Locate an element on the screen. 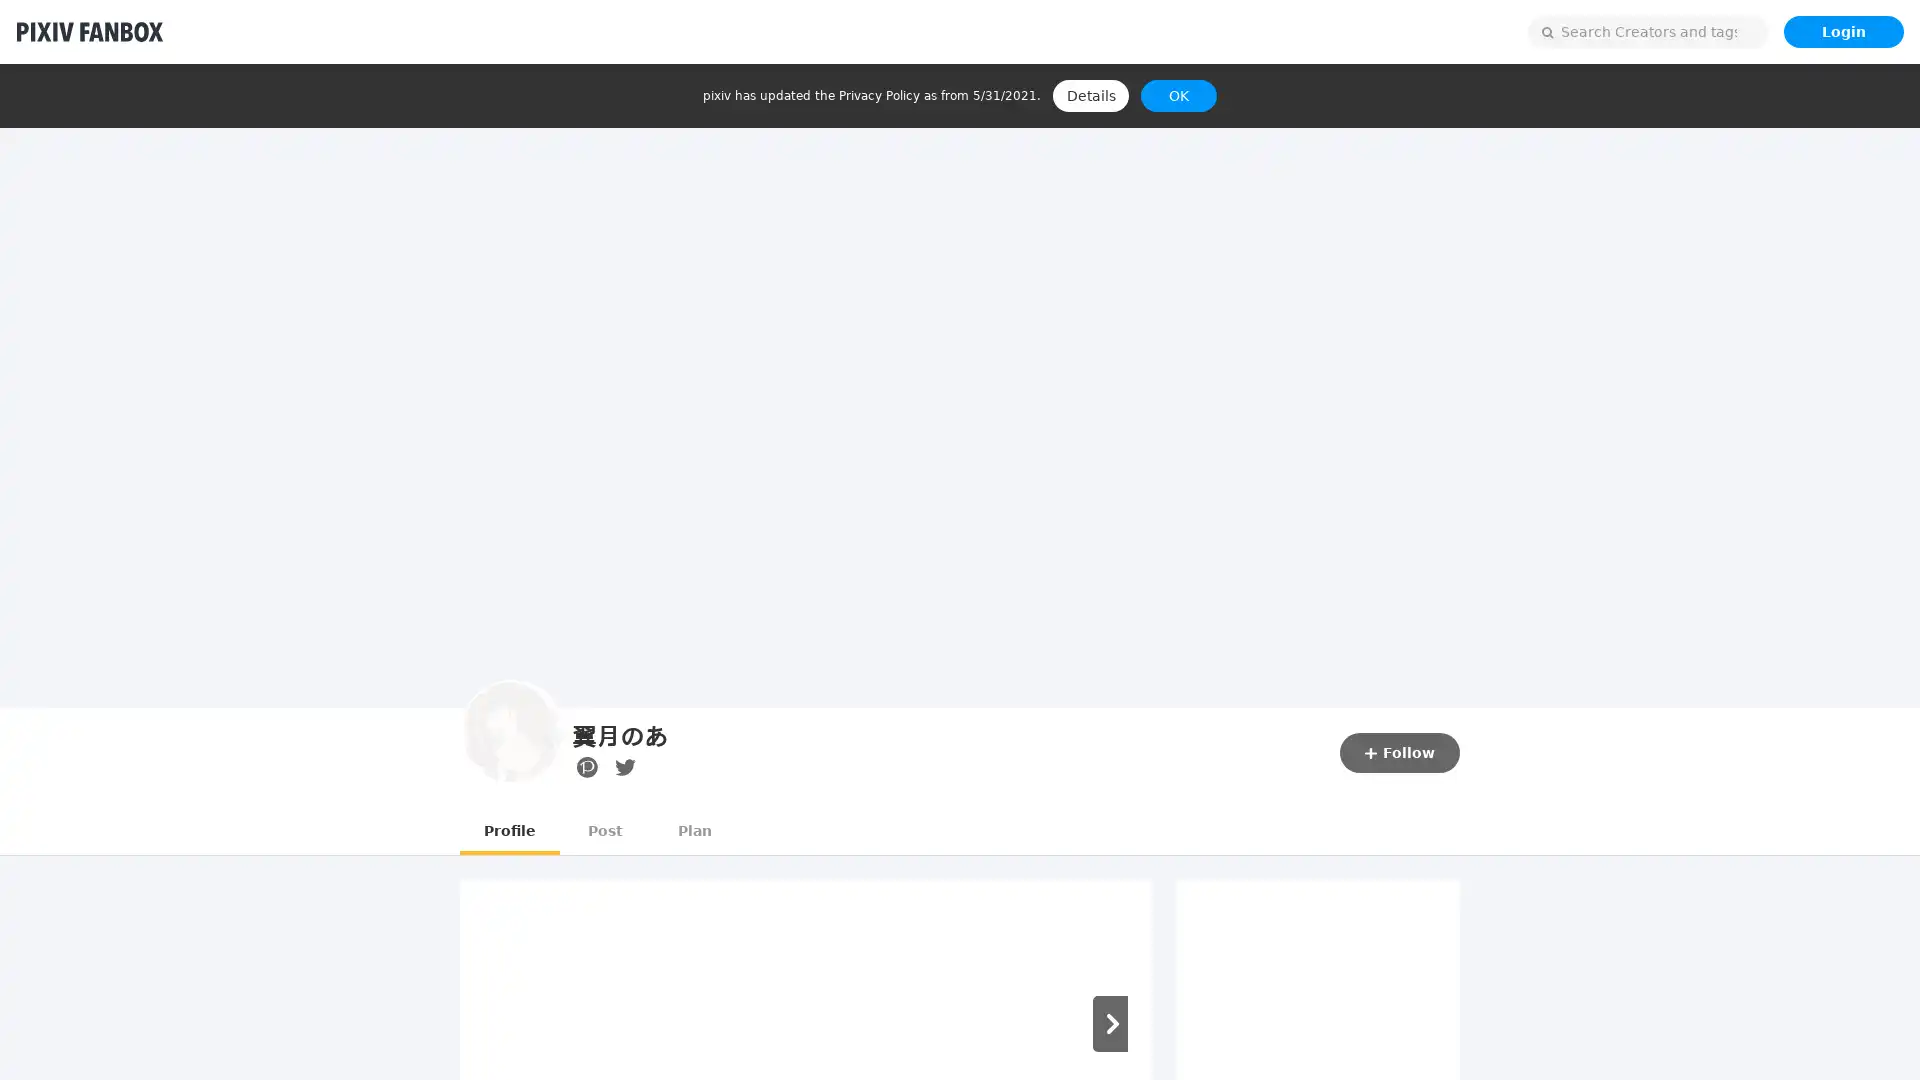 Image resolution: width=1920 pixels, height=1080 pixels. OK is located at coordinates (1179, 96).